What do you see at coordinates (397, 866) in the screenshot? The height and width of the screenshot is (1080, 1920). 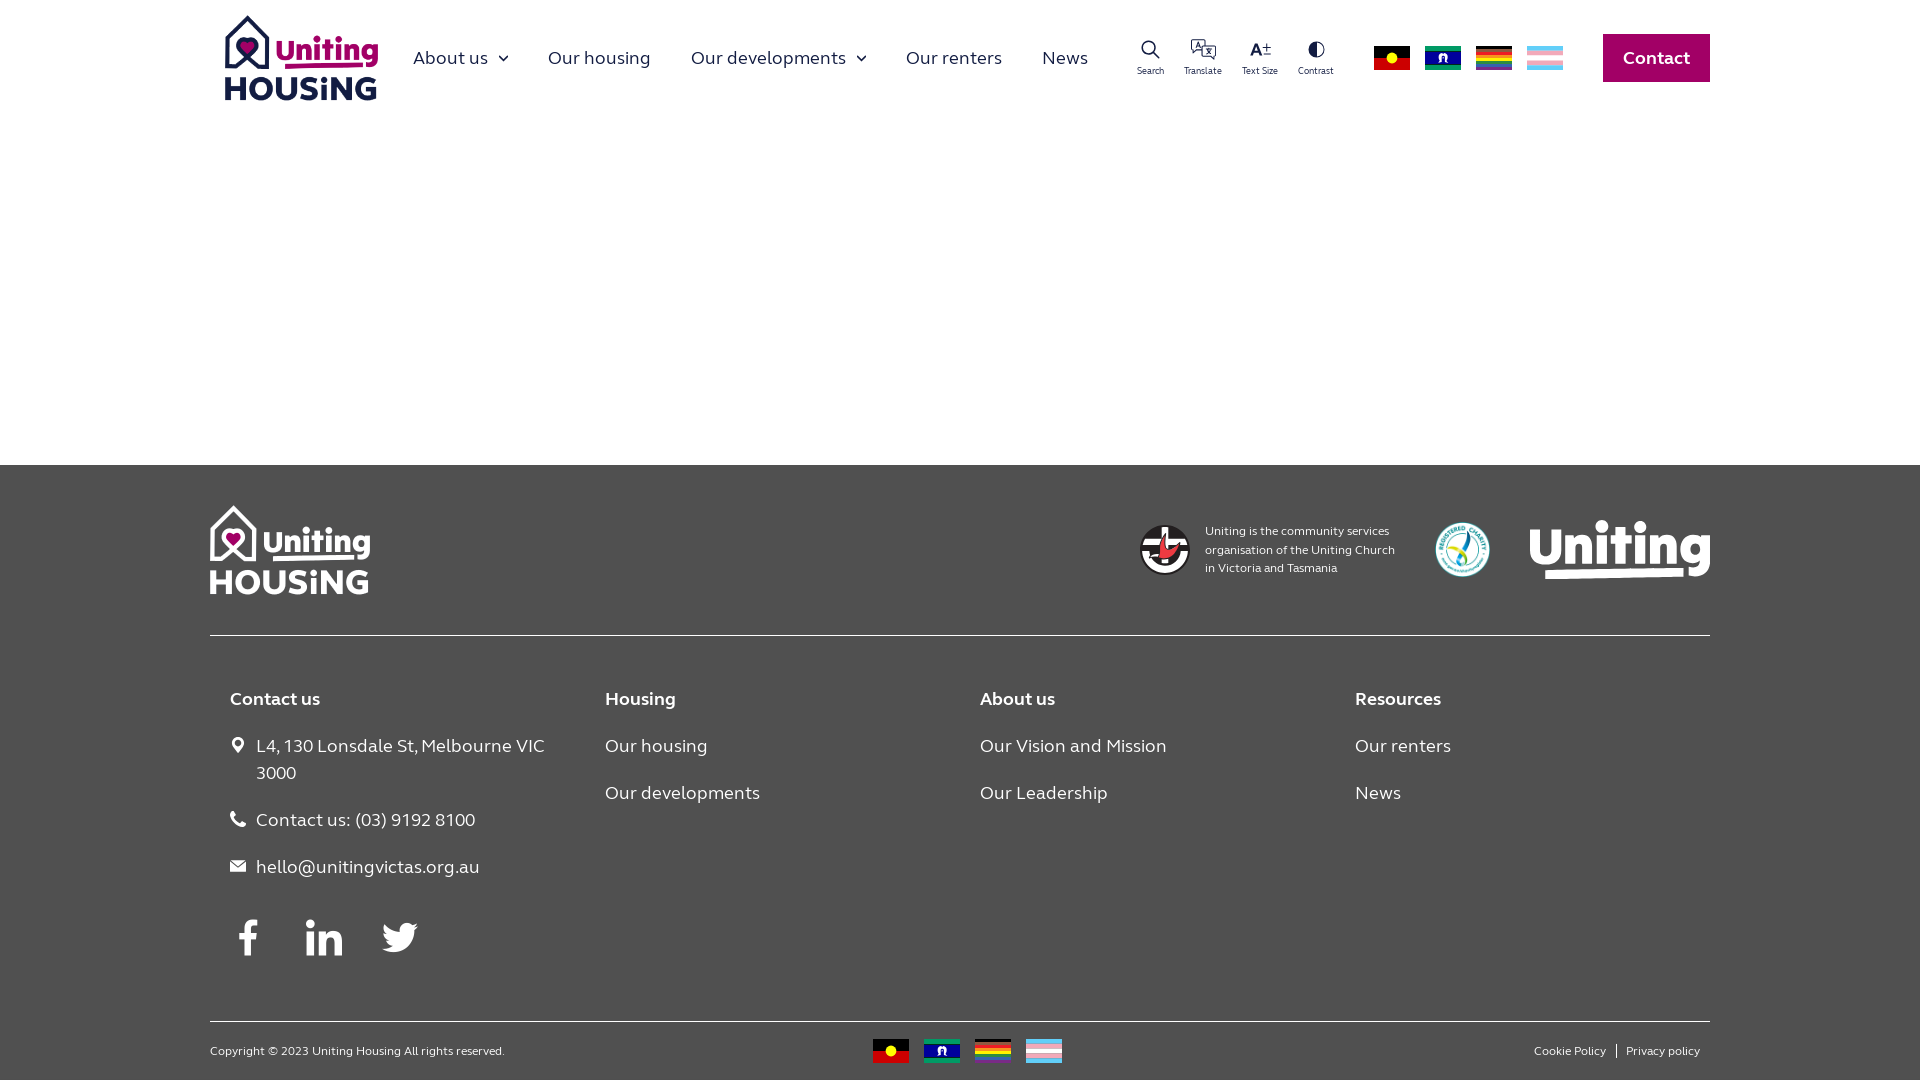 I see `'hello@unitingvictas.org.au'` at bounding box center [397, 866].